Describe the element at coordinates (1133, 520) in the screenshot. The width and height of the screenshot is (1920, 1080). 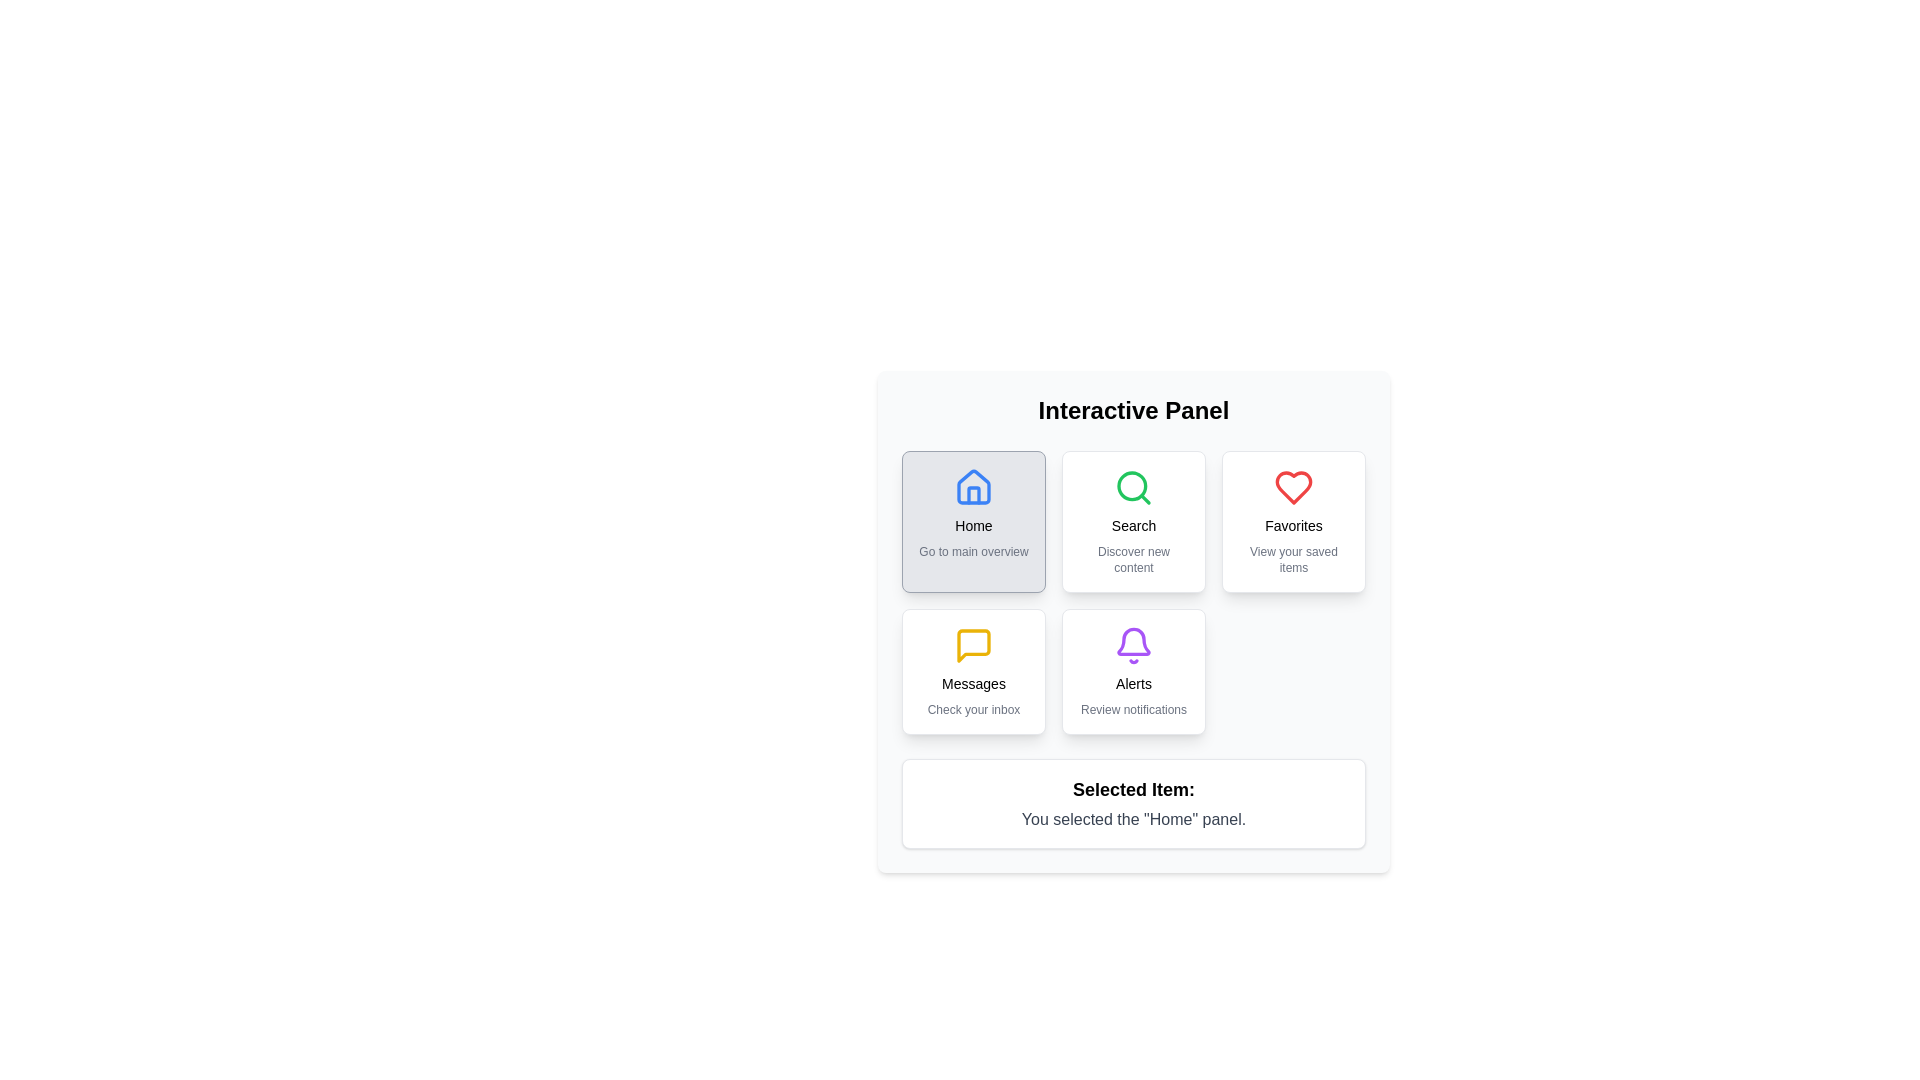
I see `the second card button in the top row of the grid` at that location.